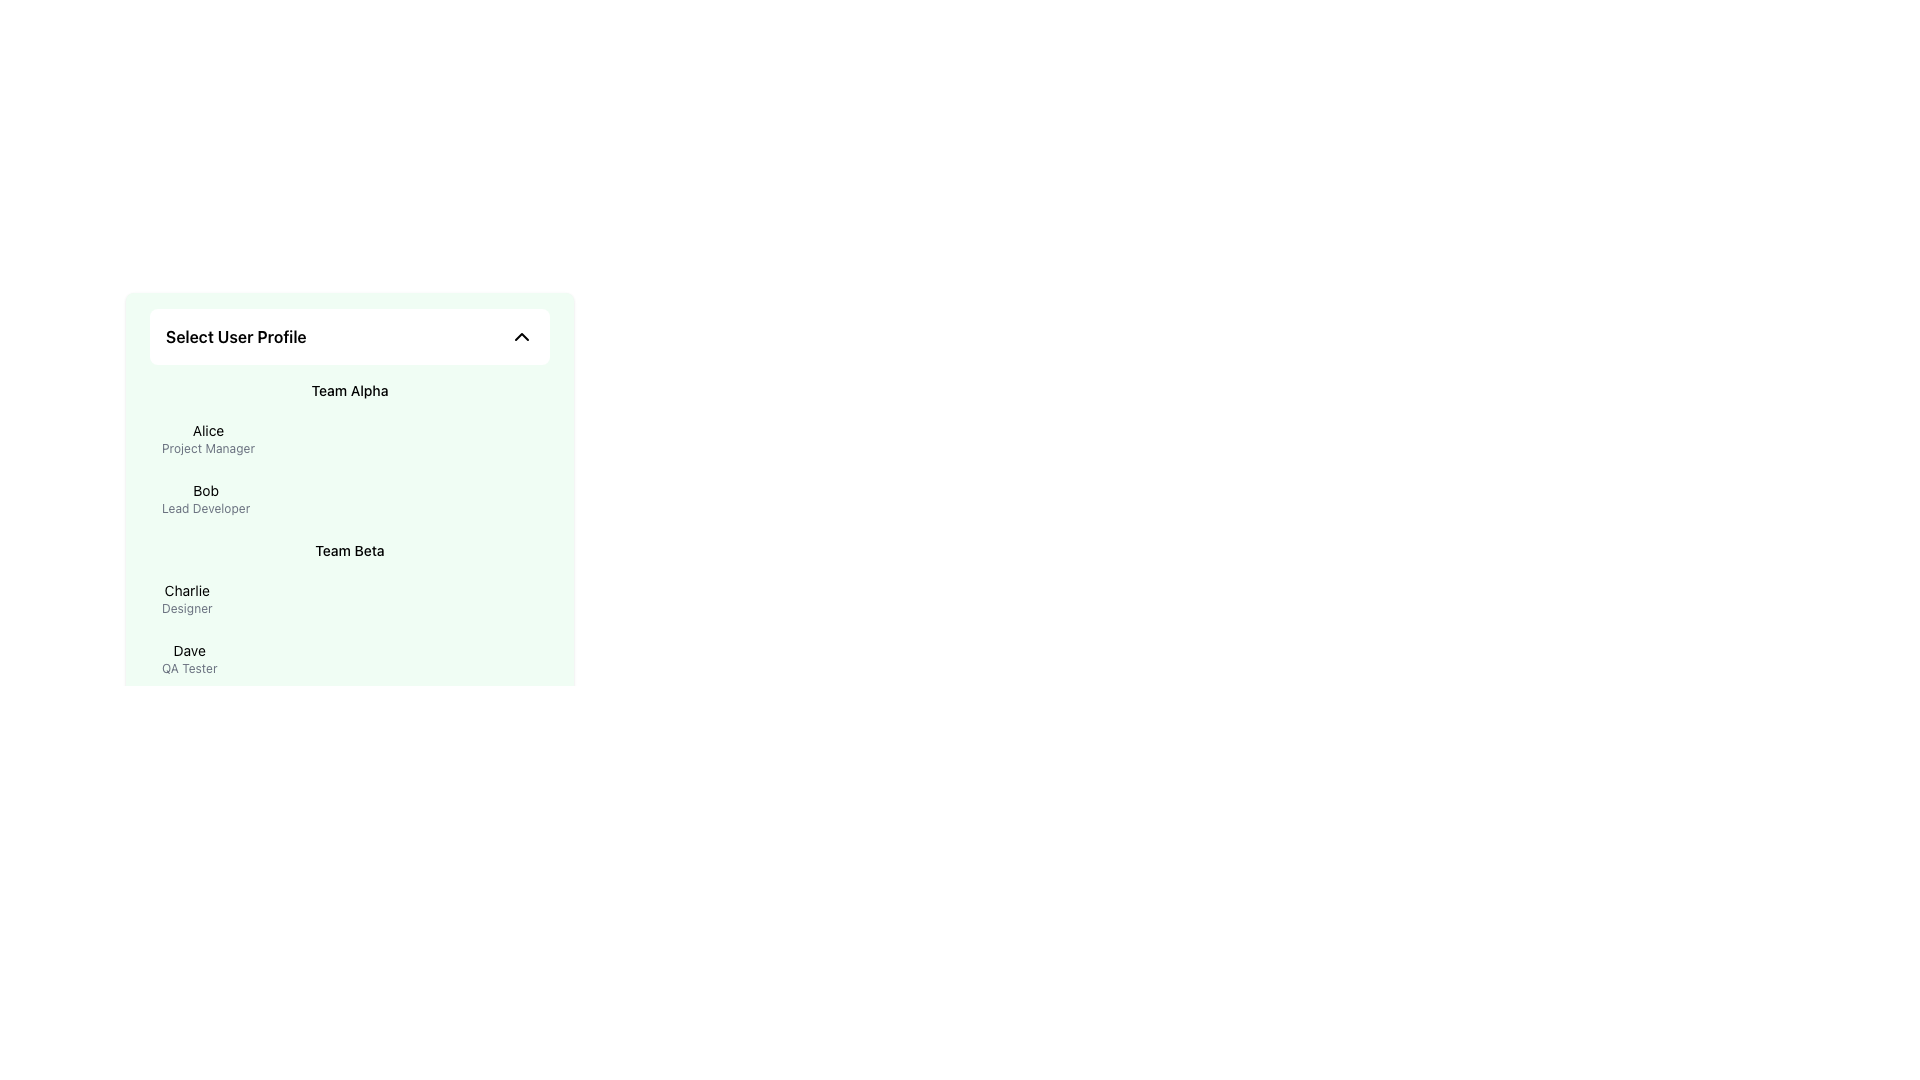 The width and height of the screenshot is (1920, 1080). I want to click on the static text label indicating the role or title associated with 'Dave' in the user profile interface, located below the label 'Dave' in the 'Team Beta' section, so click(189, 668).